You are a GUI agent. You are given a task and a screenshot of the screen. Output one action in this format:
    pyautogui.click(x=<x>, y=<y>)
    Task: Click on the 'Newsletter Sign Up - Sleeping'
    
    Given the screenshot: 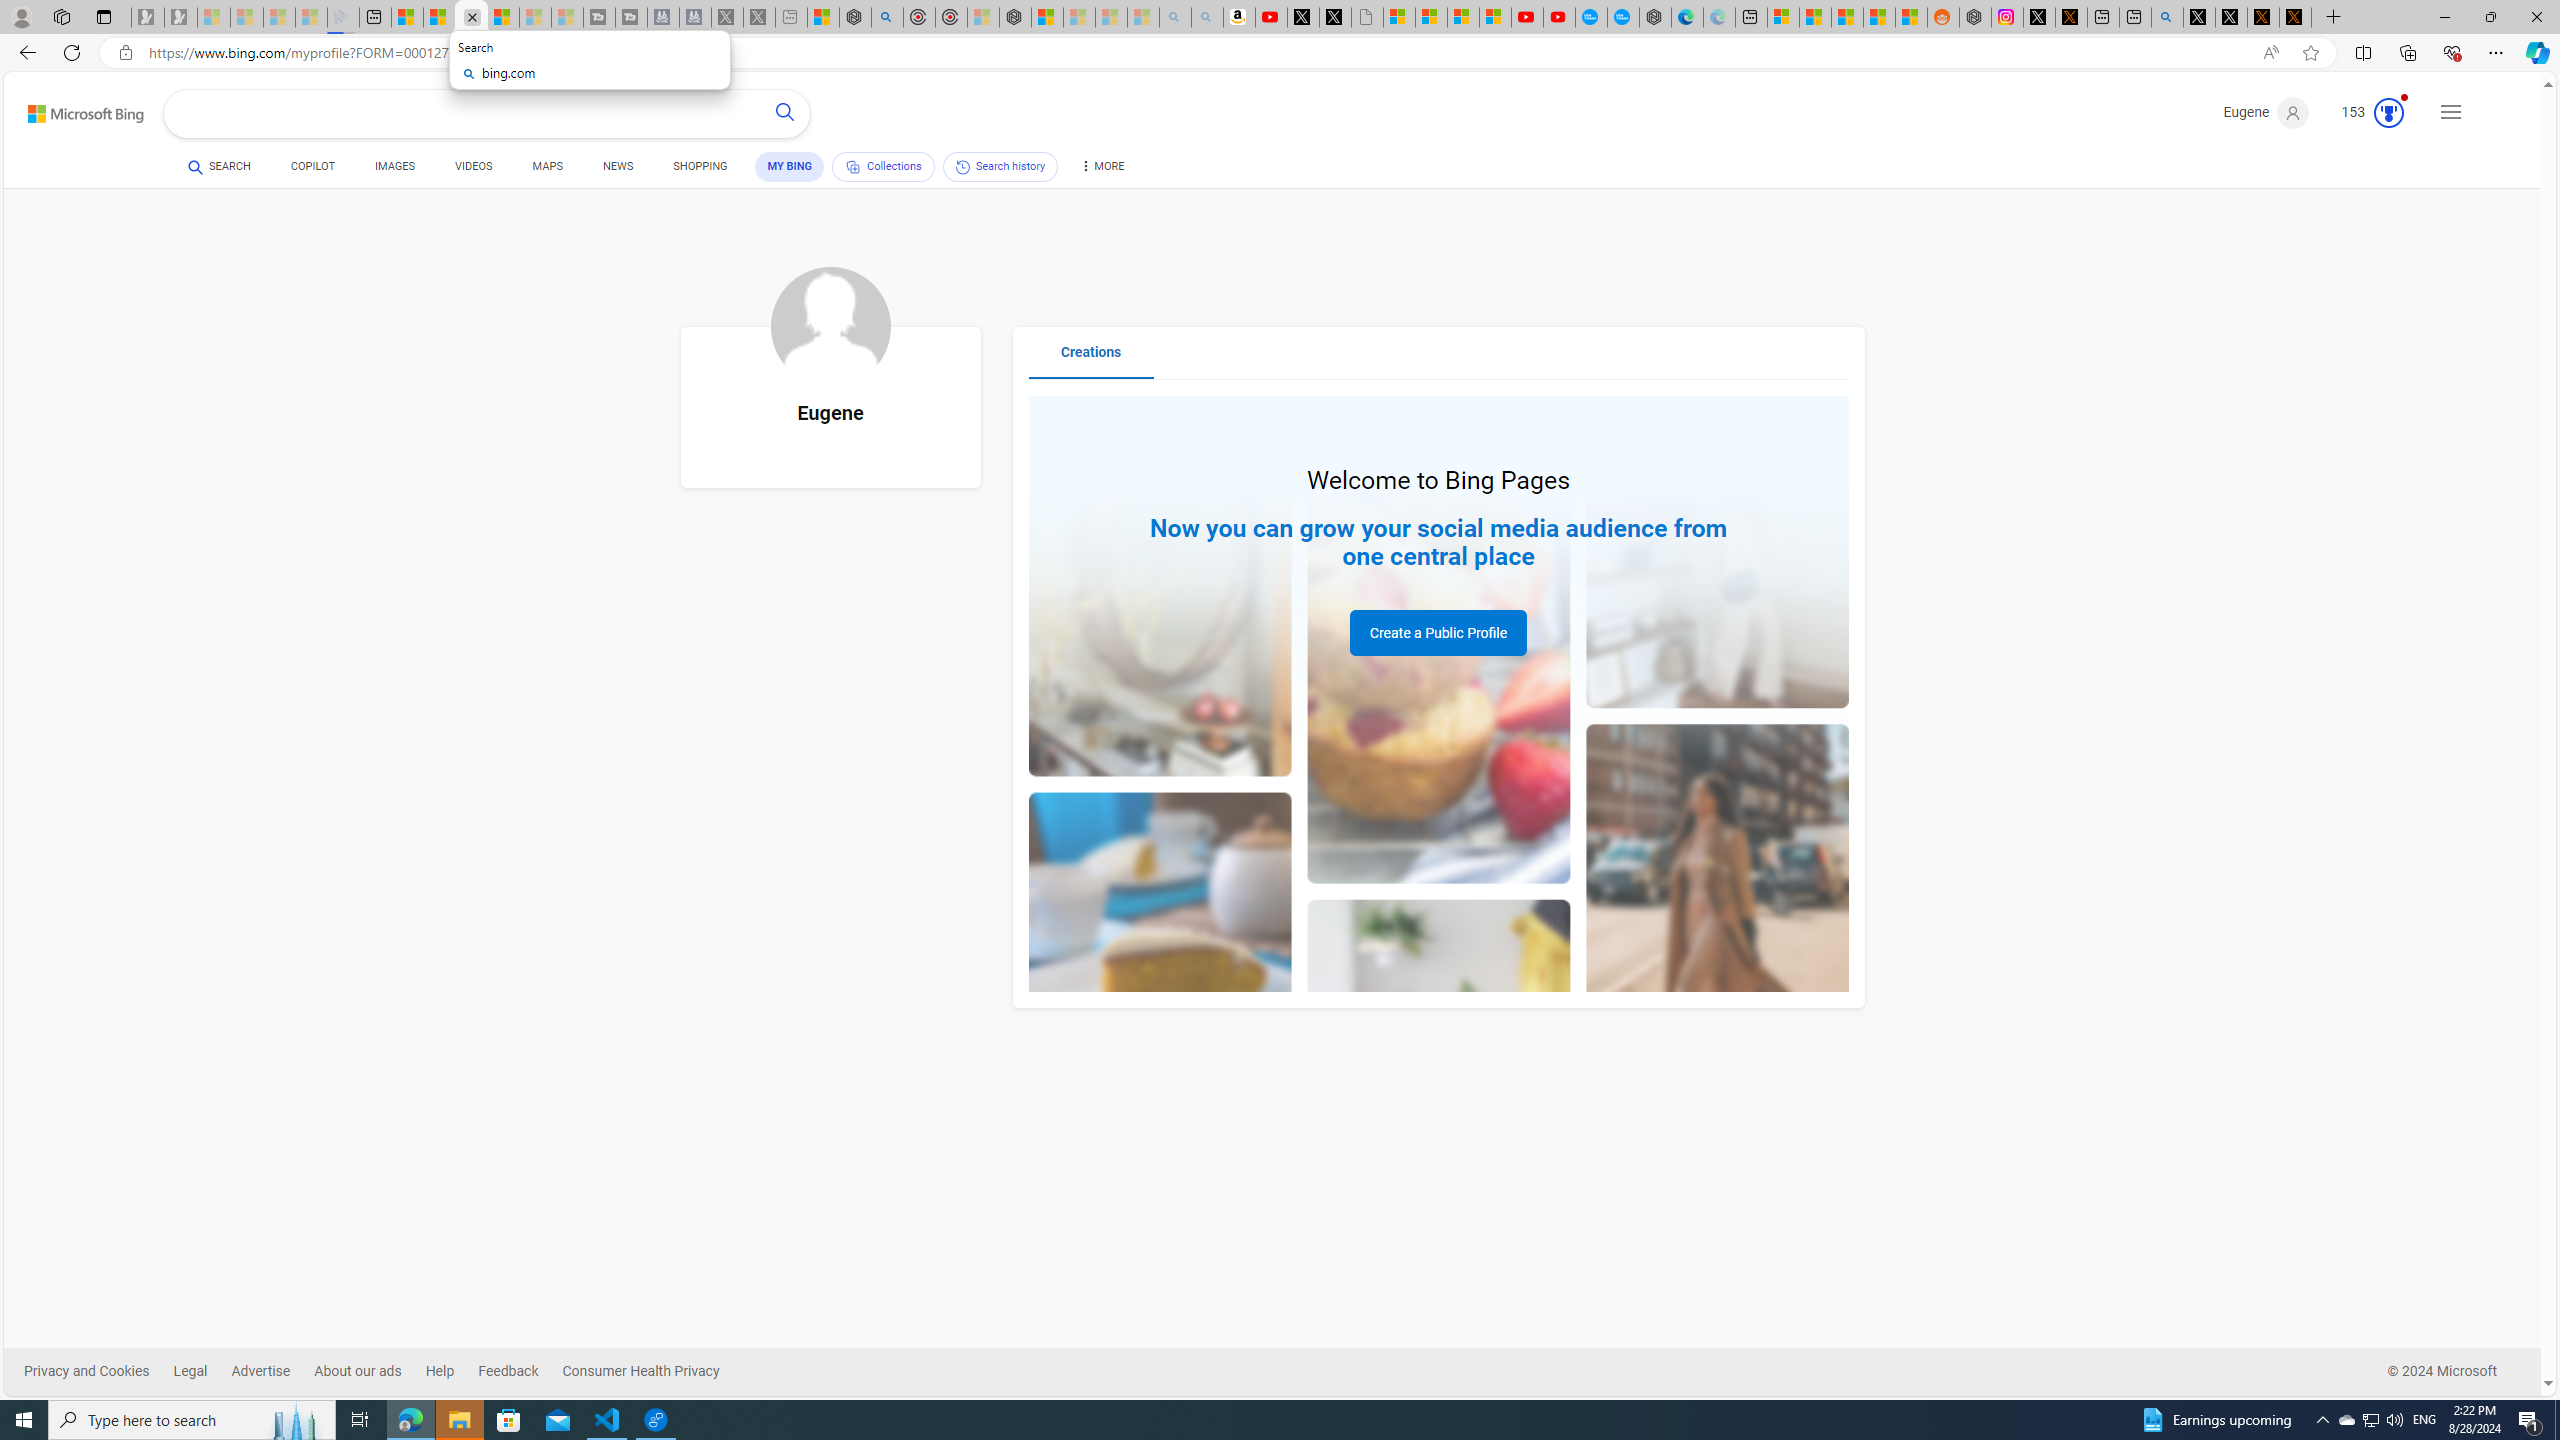 What is the action you would take?
    pyautogui.click(x=179, y=16)
    